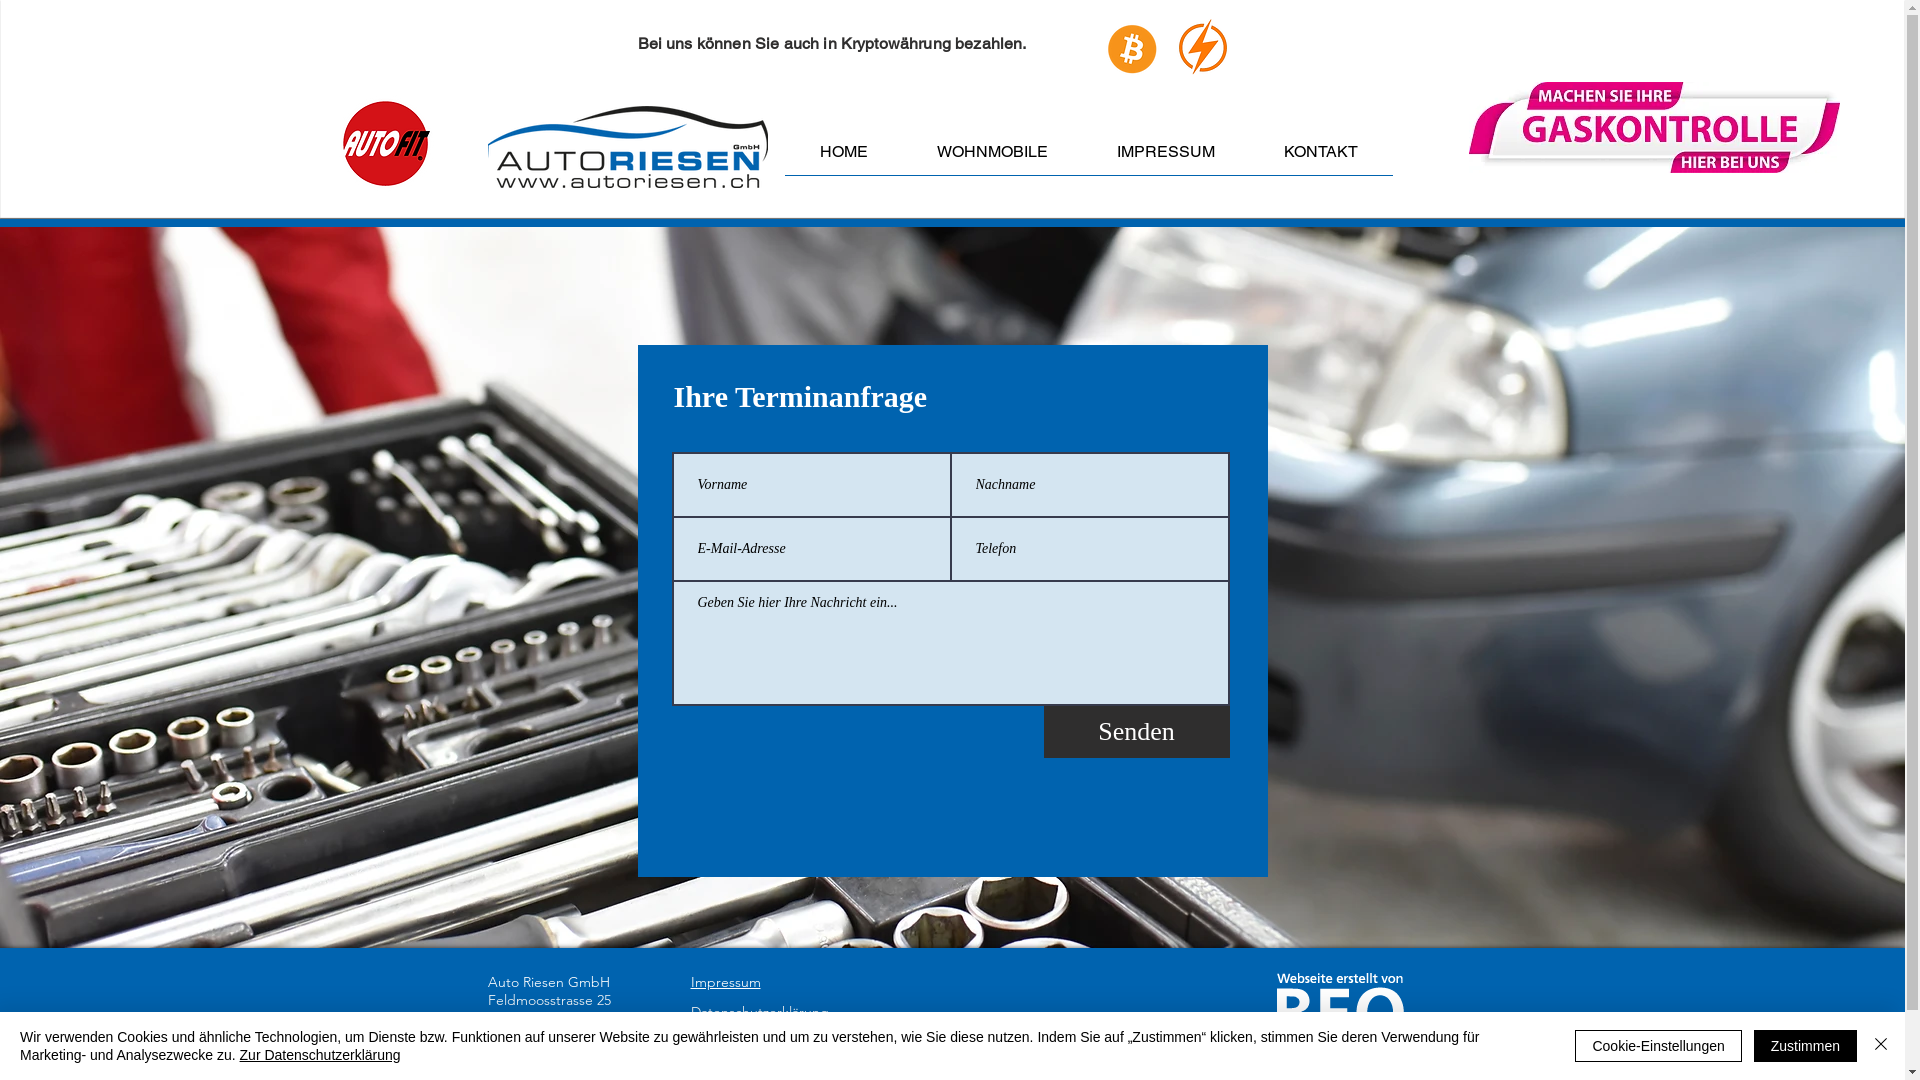  Describe the element at coordinates (1165, 157) in the screenshot. I see `'IMPRESSUM'` at that location.